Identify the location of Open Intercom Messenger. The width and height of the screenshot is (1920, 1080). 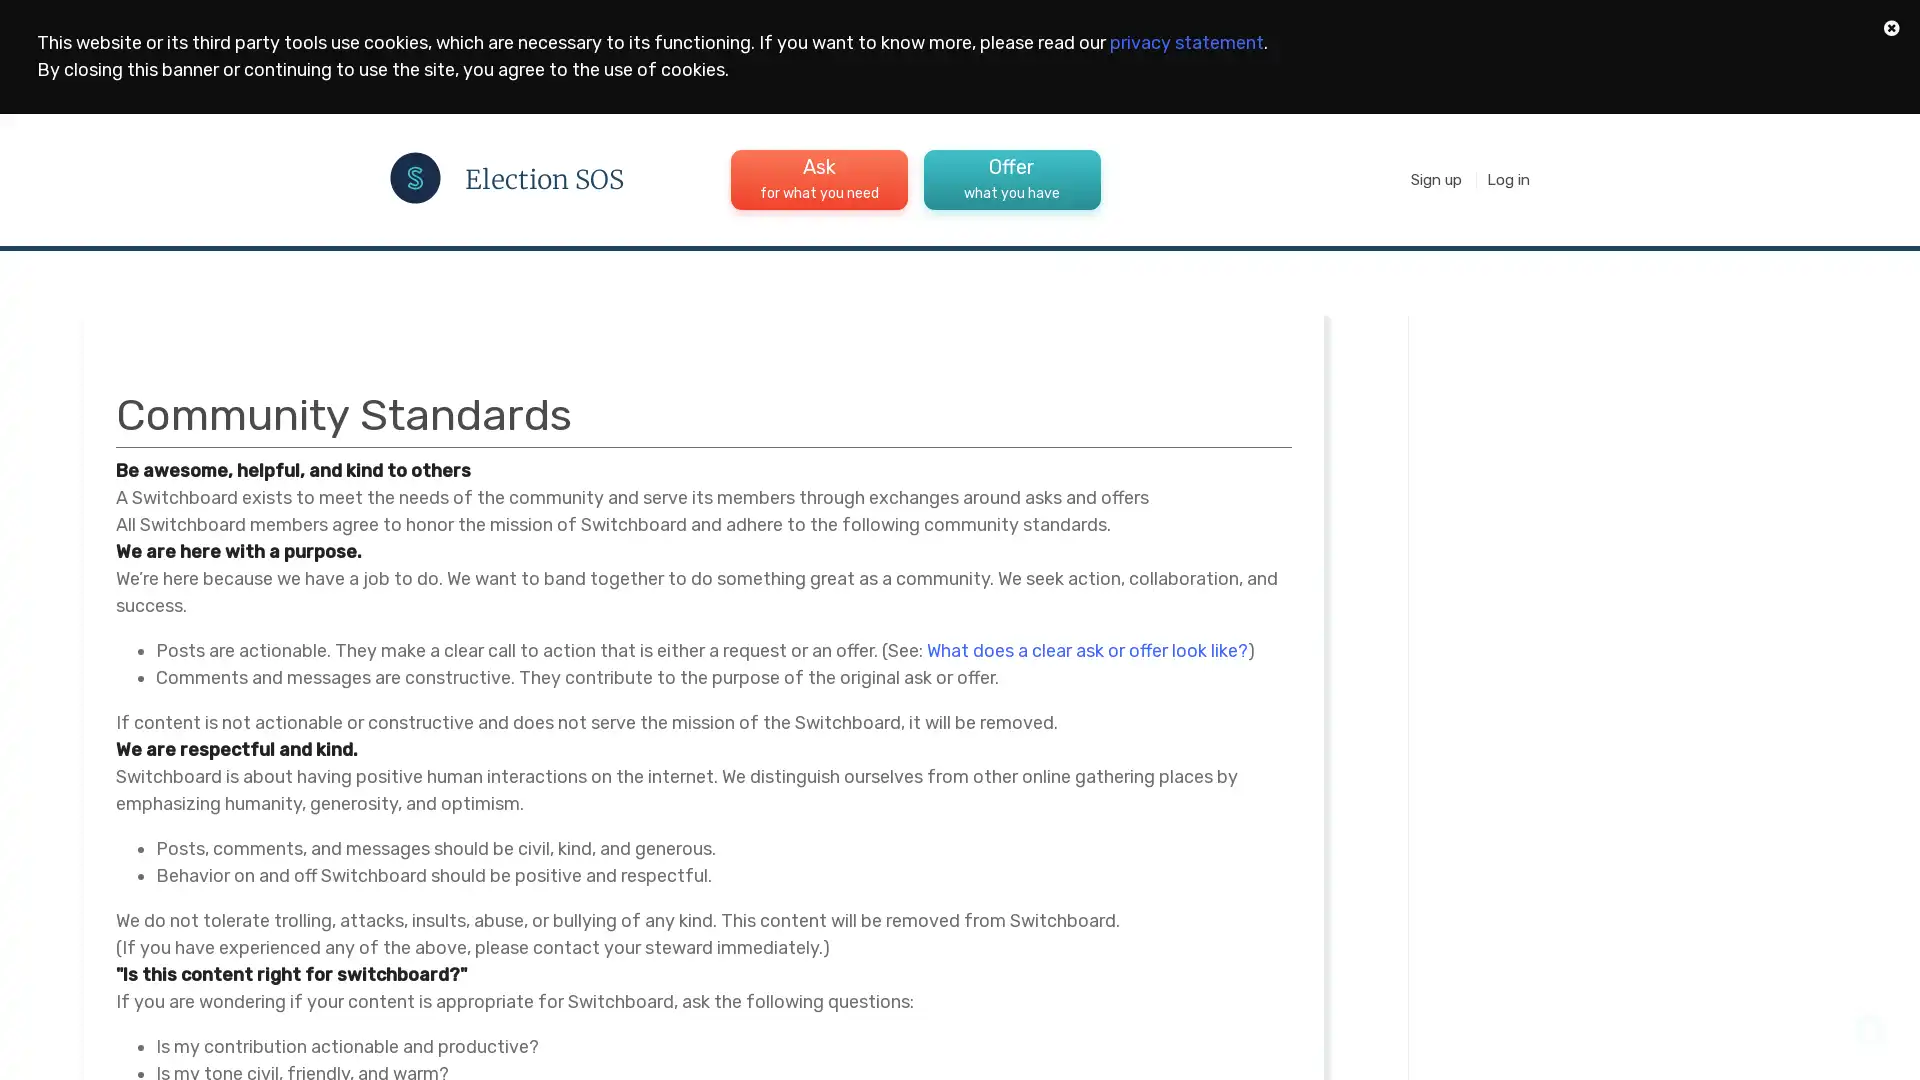
(1869, 1029).